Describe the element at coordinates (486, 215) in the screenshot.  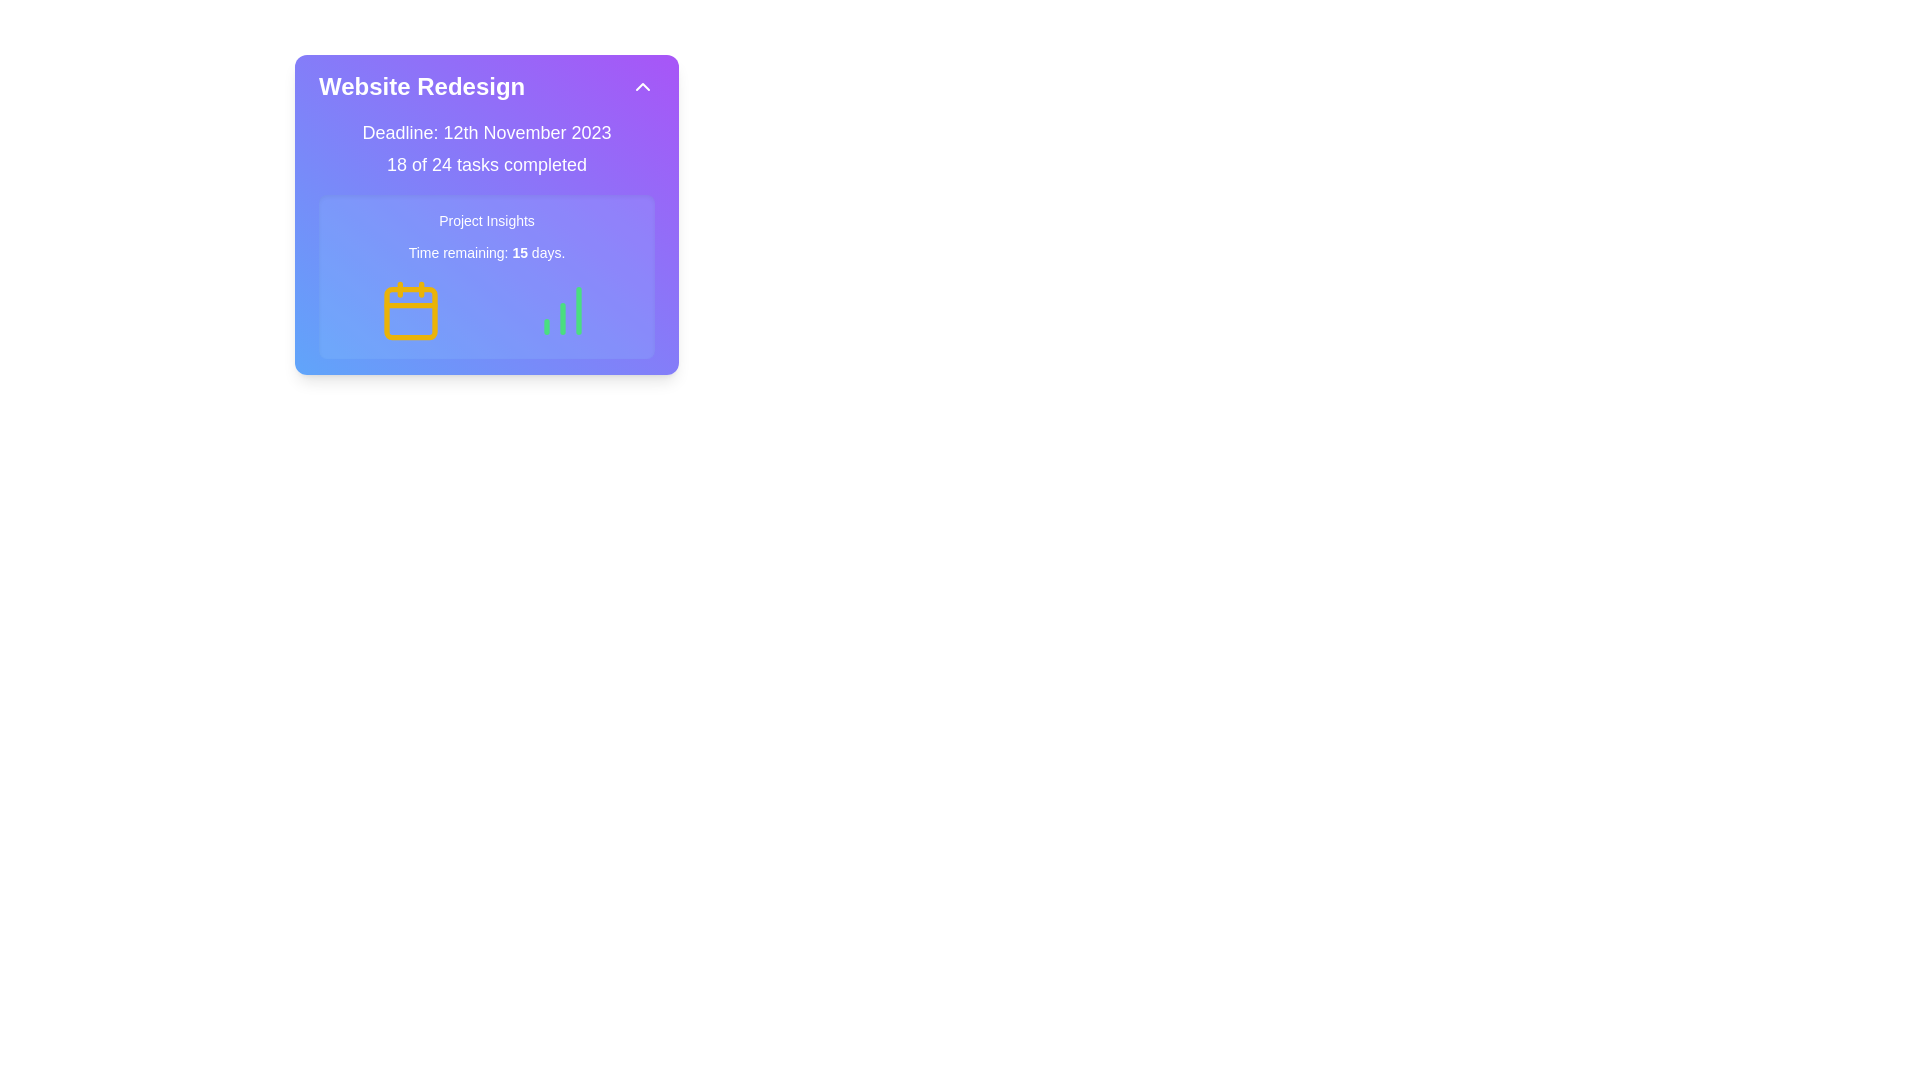
I see `displayed text from the project overview card, which has a gradient background and rounded borders, positioned centrally in the interface` at that location.